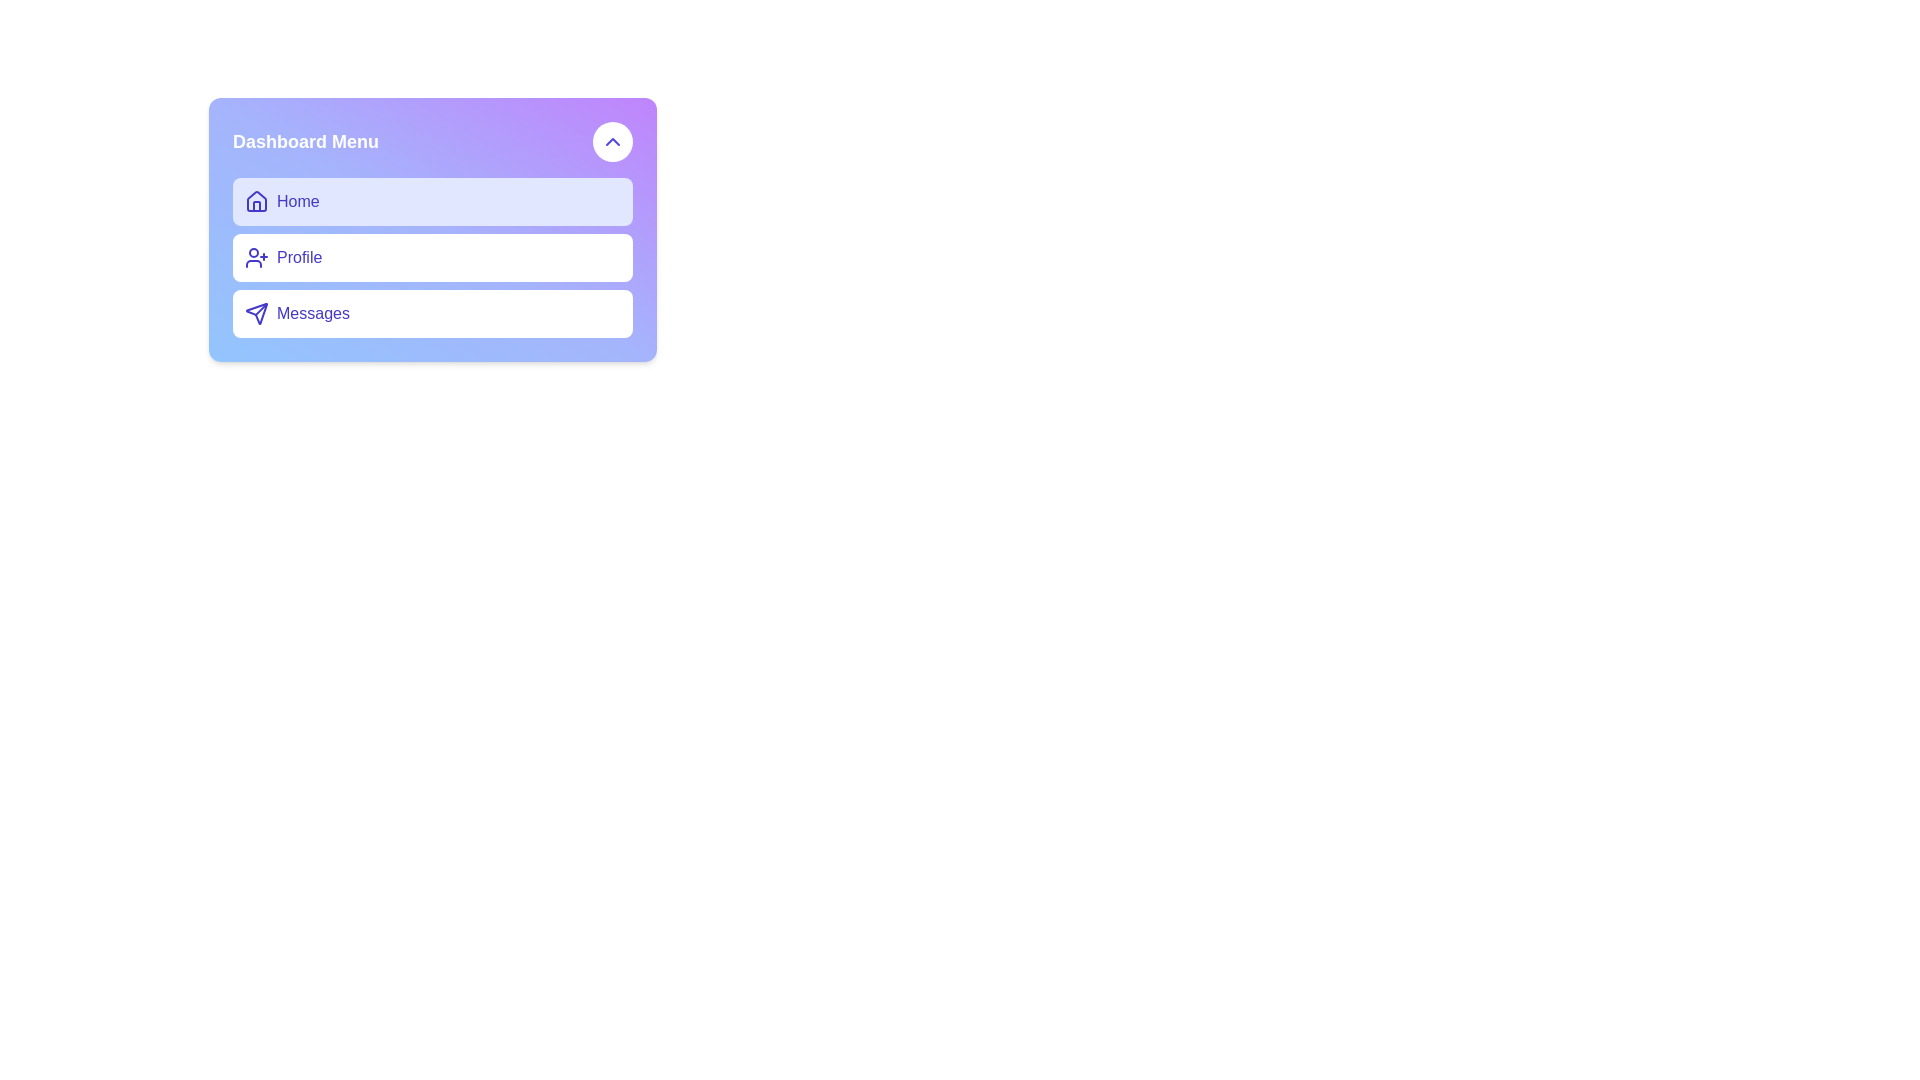 The image size is (1920, 1080). Describe the element at coordinates (312, 313) in the screenshot. I see `'Messages' text label located in the bottom section of the vertical menu on the left side of the interface` at that location.